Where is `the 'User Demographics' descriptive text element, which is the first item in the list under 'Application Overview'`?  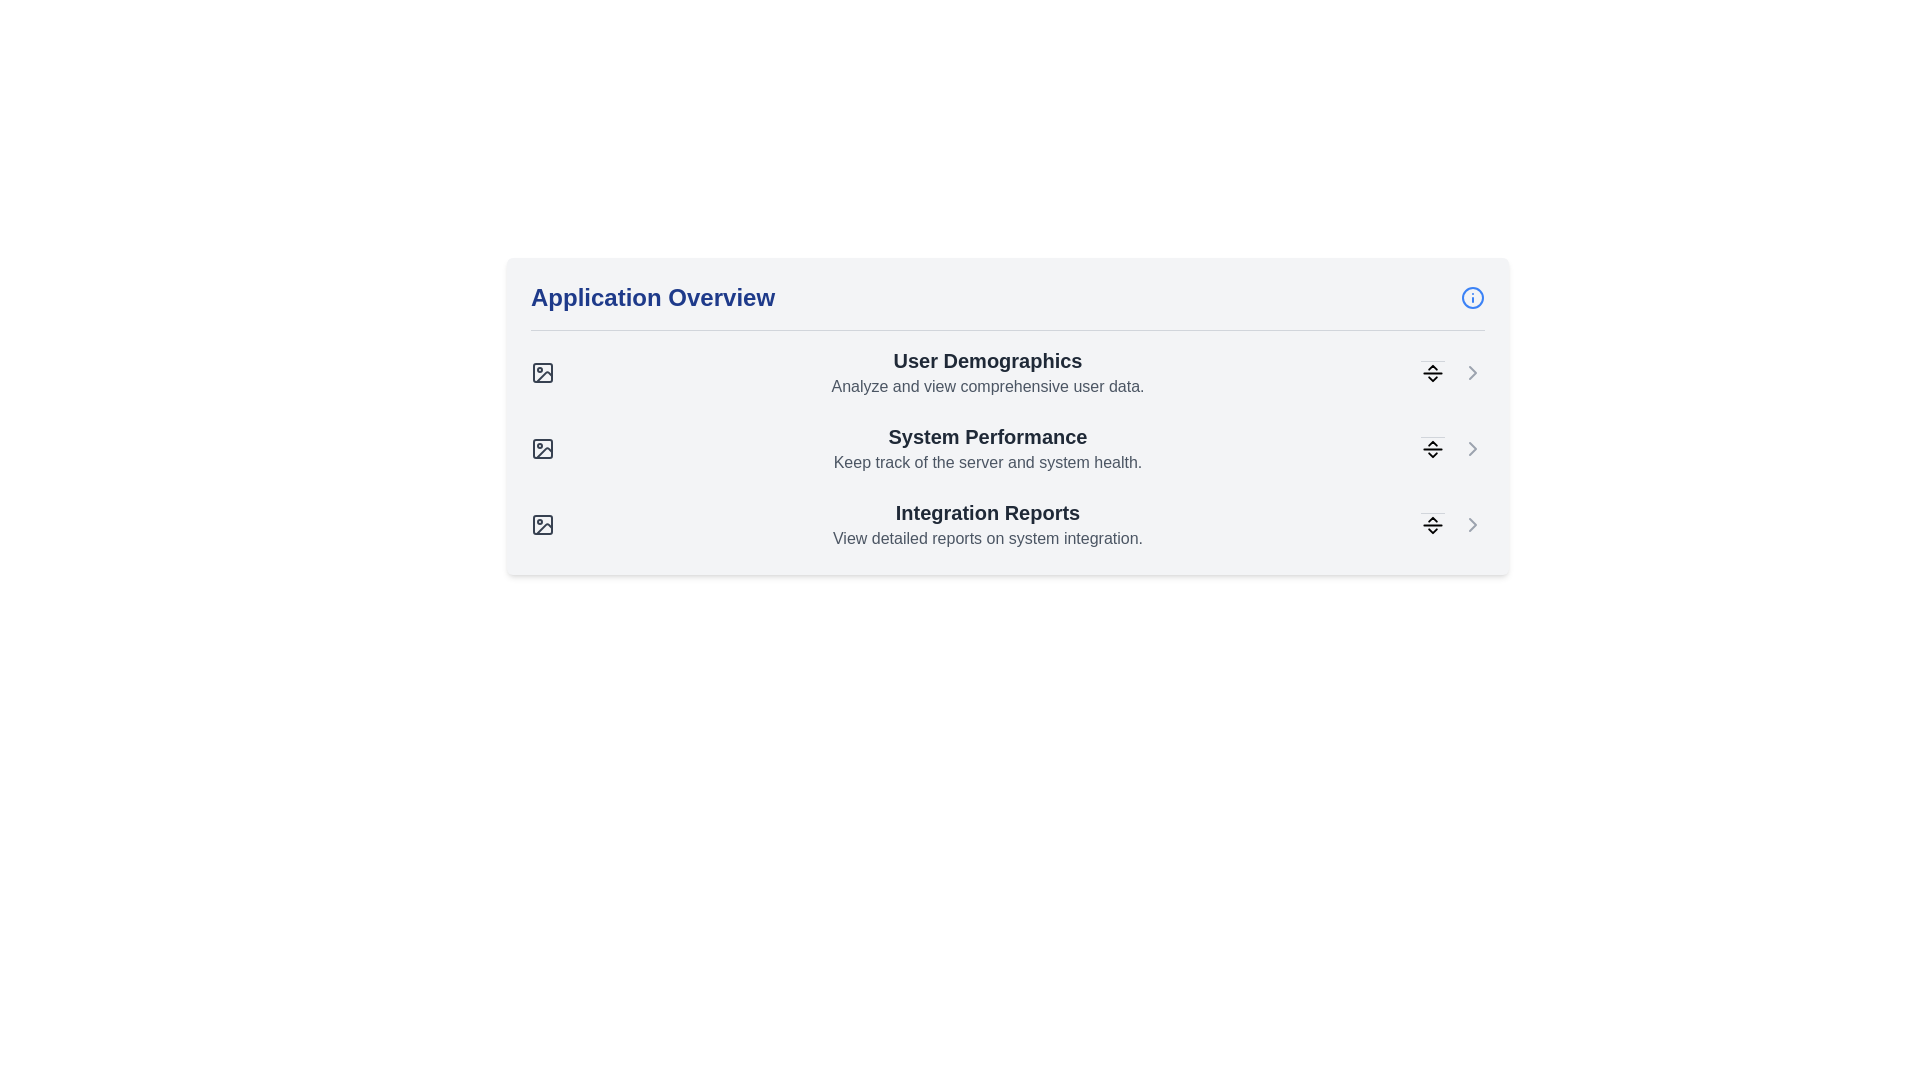 the 'User Demographics' descriptive text element, which is the first item in the list under 'Application Overview' is located at coordinates (988, 373).